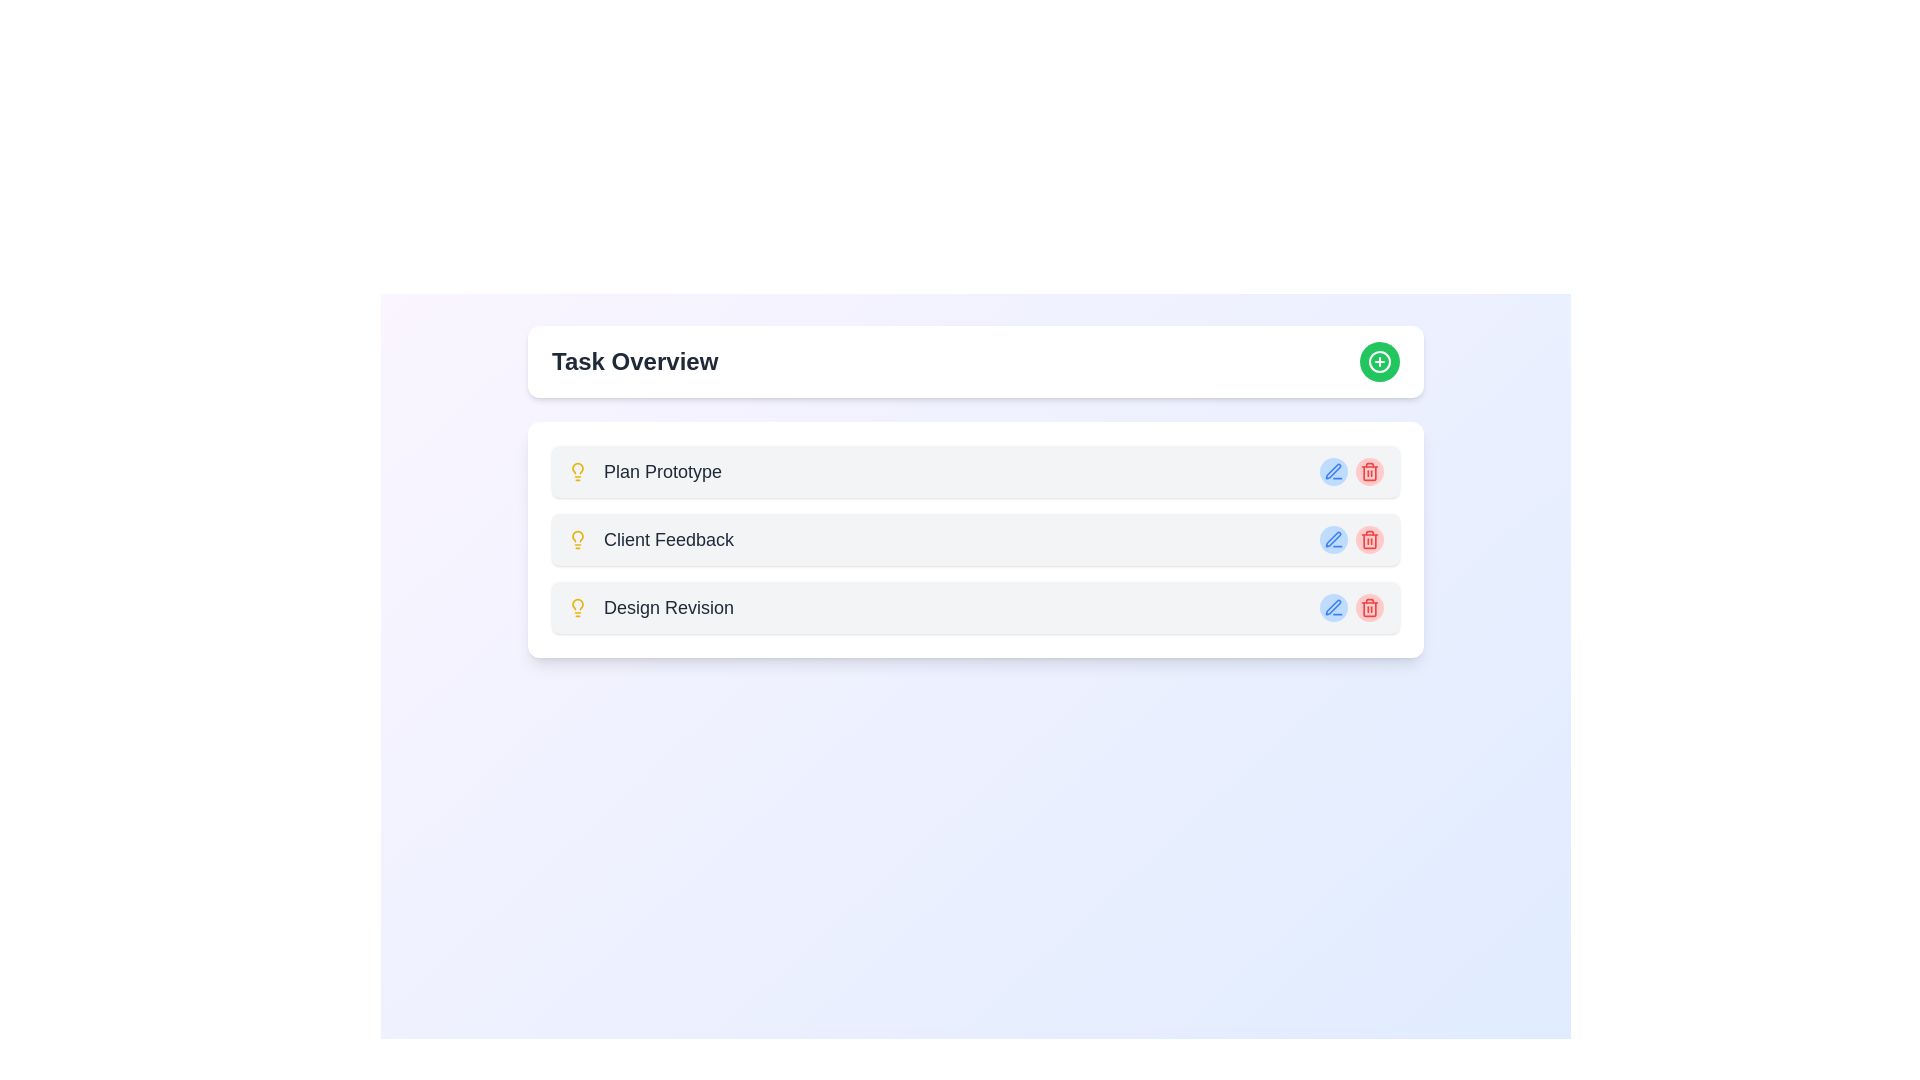  Describe the element at coordinates (669, 607) in the screenshot. I see `the 'Design Revision' text label, which is styled with a medium font weight and gray color, located to the right of a light bulb icon under the 'Task Overview' header` at that location.